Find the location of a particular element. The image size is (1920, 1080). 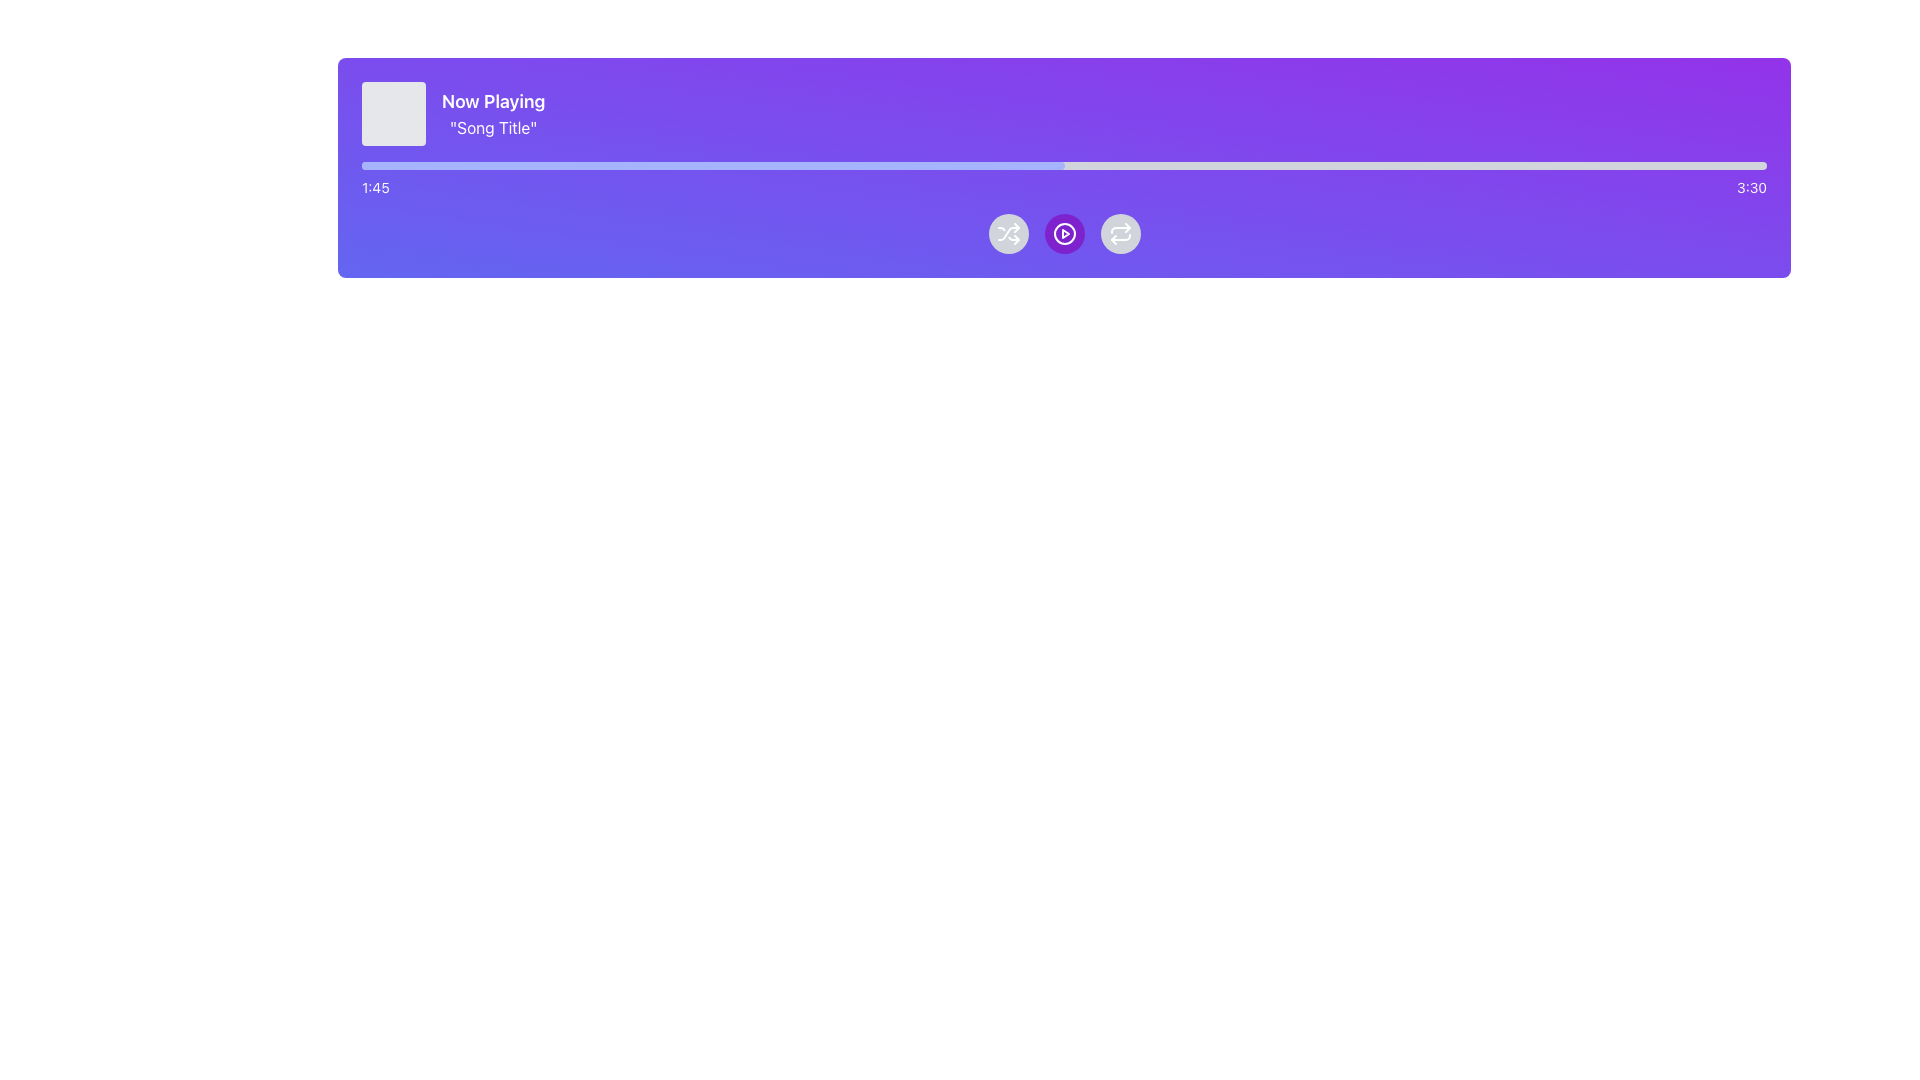

playback progress is located at coordinates (558, 164).